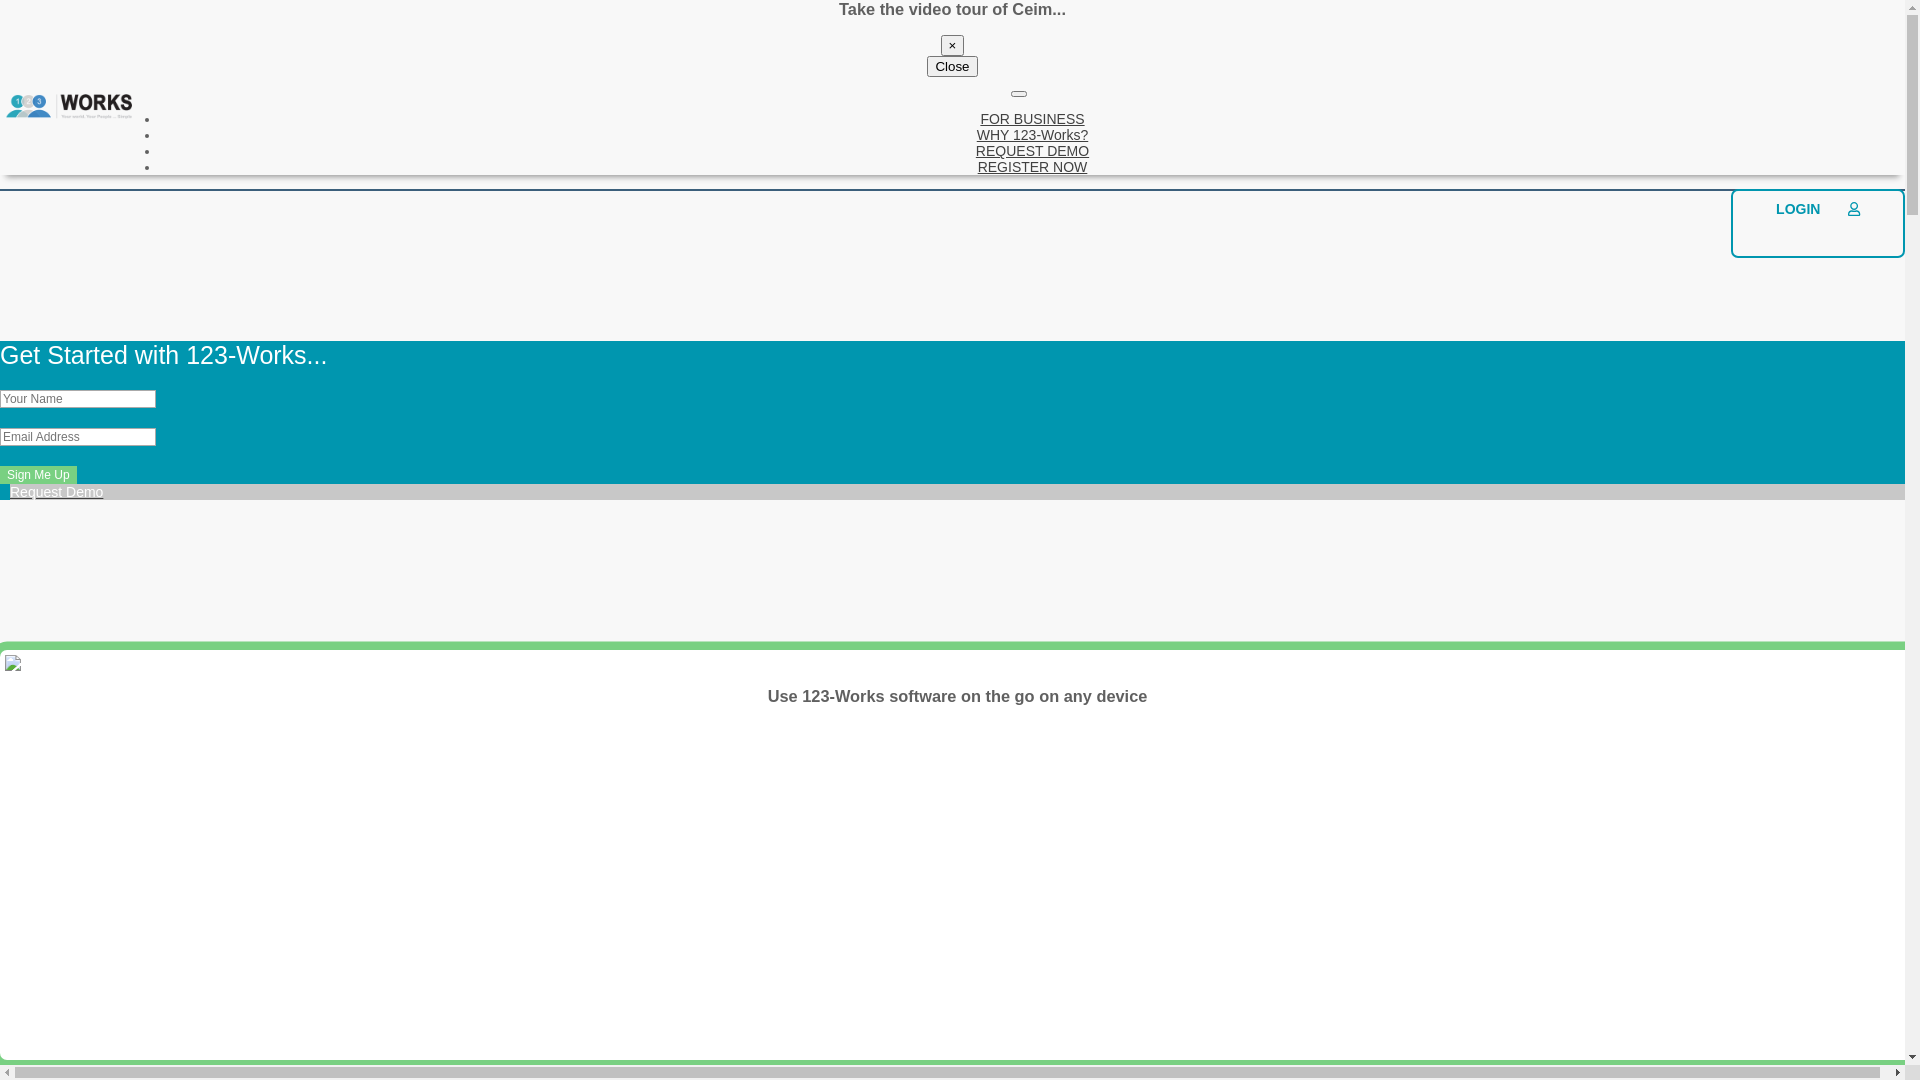 The height and width of the screenshot is (1080, 1920). I want to click on 'Sign Me Up', so click(38, 474).